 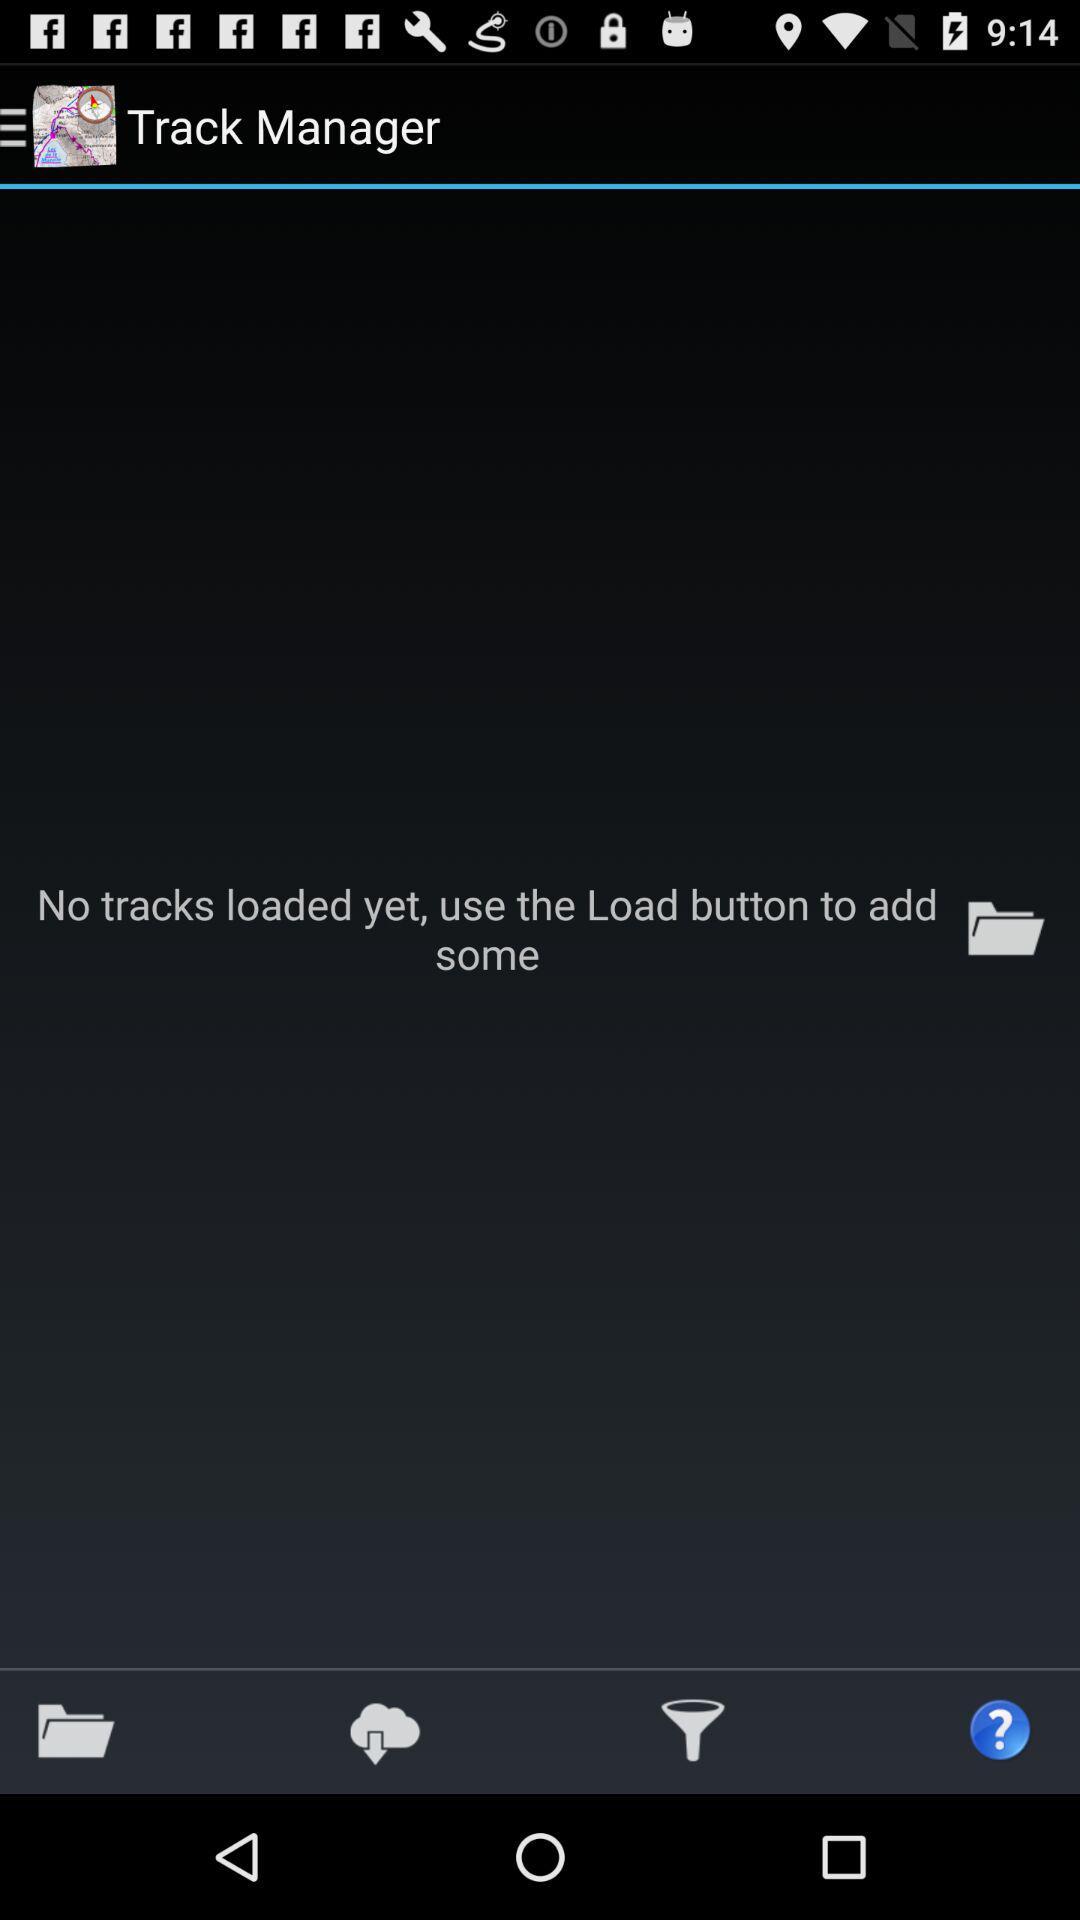 What do you see at coordinates (385, 1730) in the screenshot?
I see `the app below no tracks loaded app` at bounding box center [385, 1730].